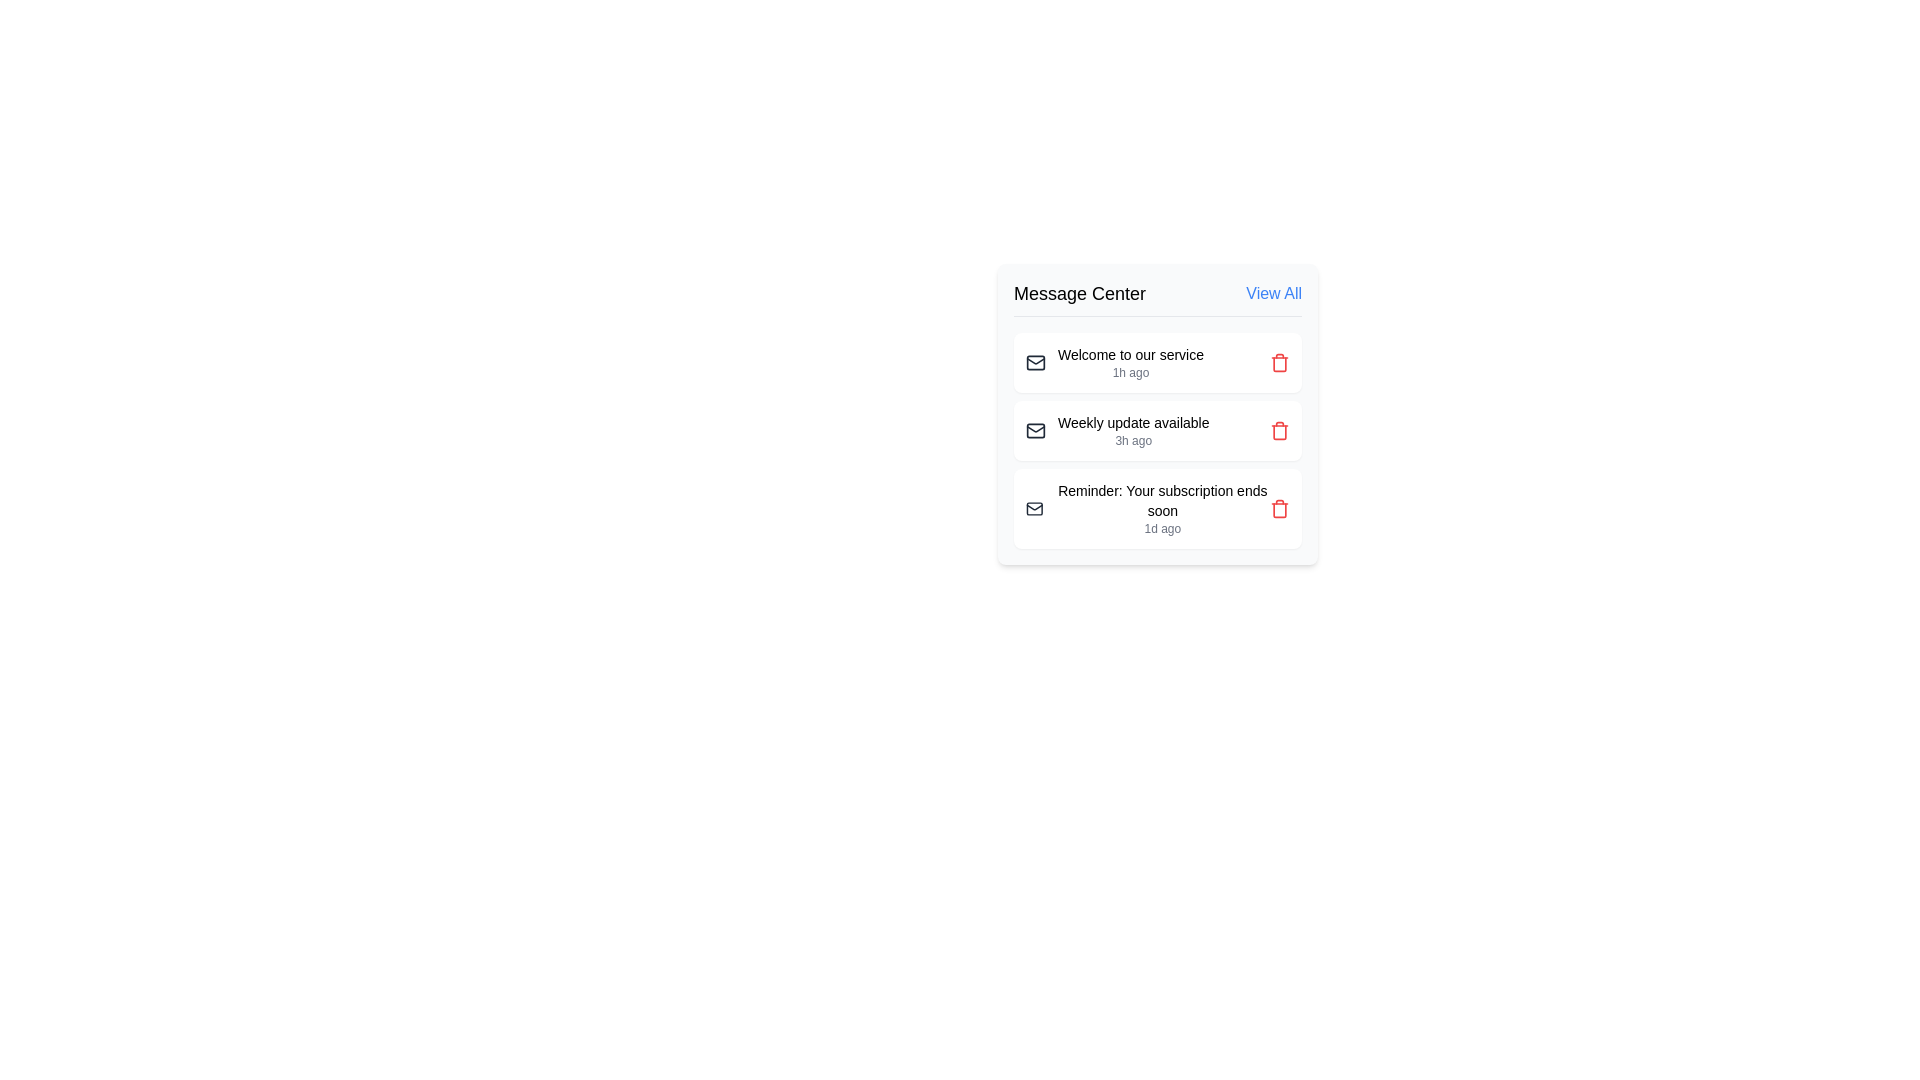  What do you see at coordinates (1131, 373) in the screenshot?
I see `the static text label element that displays the timestamp in the notification card under the 'Welcome to our service' title in the 'Message Center' interface` at bounding box center [1131, 373].